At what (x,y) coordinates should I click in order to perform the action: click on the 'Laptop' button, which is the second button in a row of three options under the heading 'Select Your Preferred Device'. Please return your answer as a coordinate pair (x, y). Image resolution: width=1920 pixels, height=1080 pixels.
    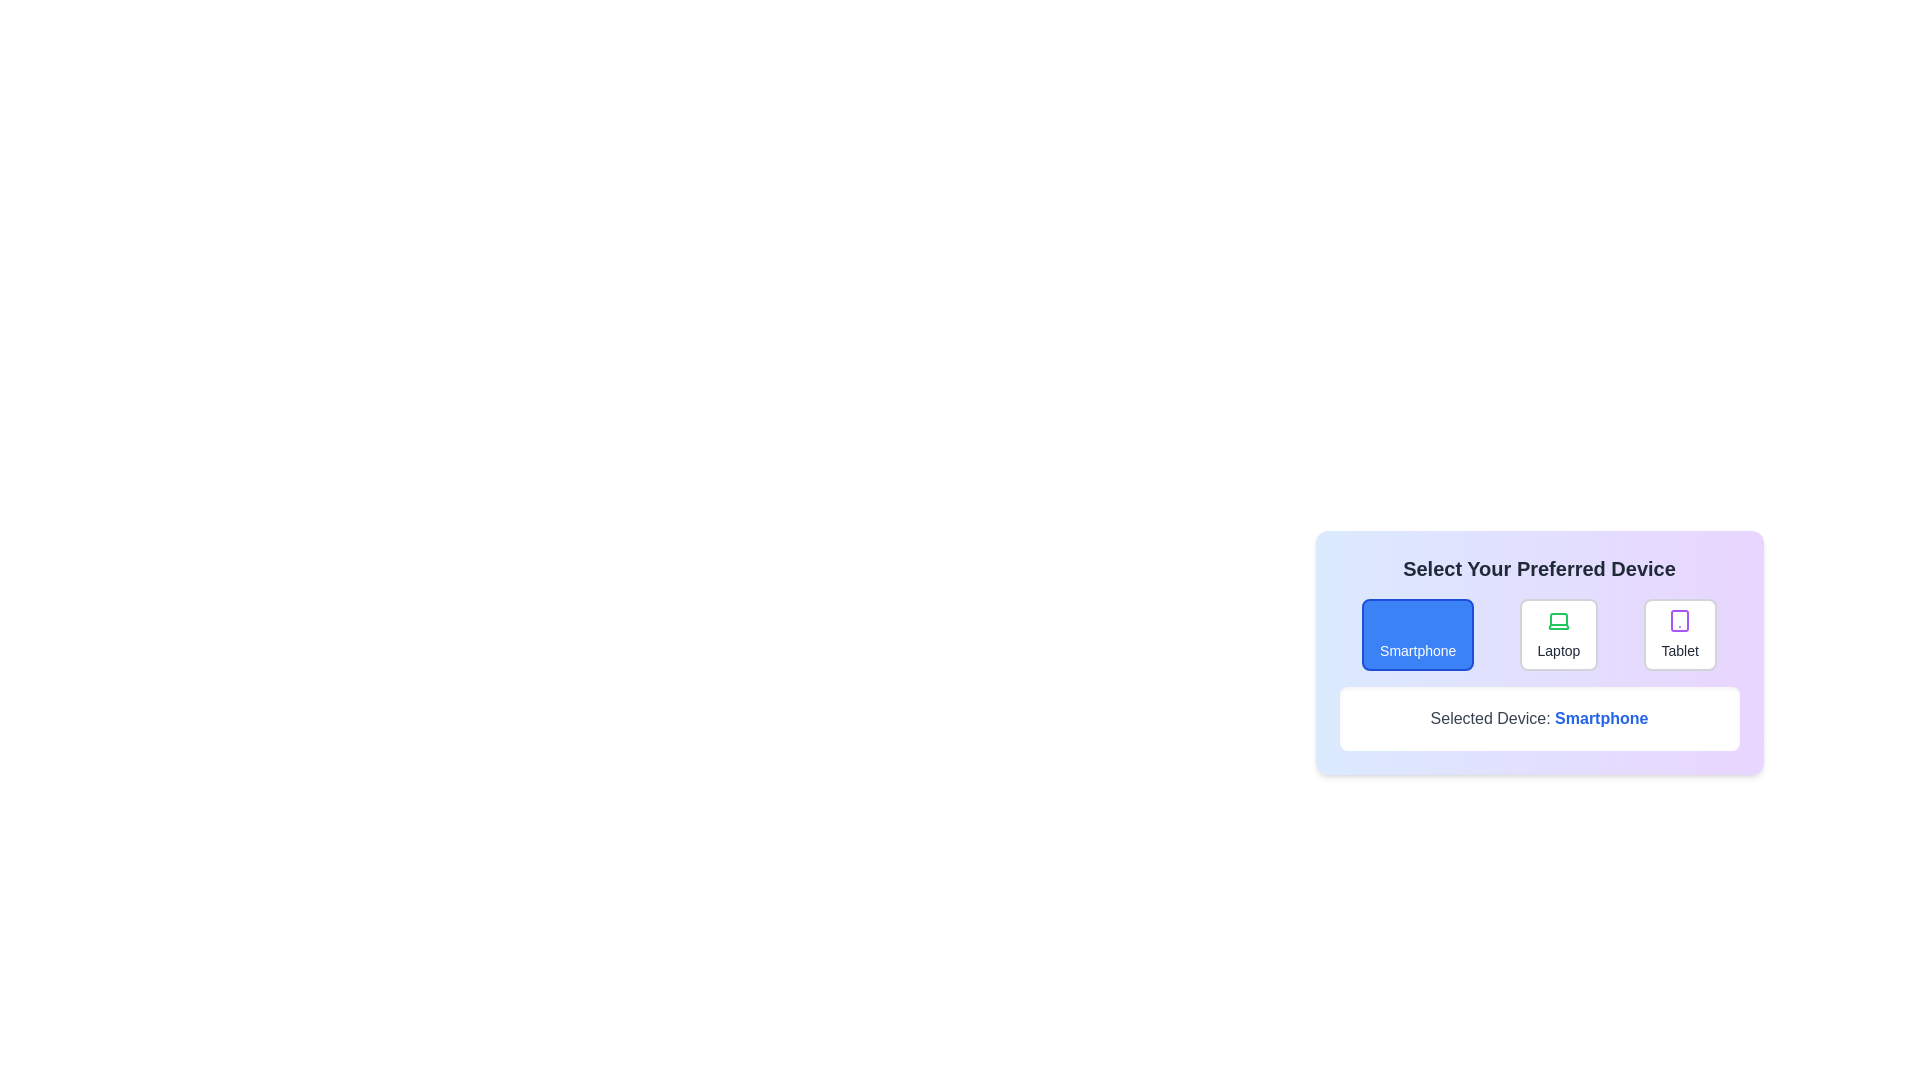
    Looking at the image, I should click on (1538, 644).